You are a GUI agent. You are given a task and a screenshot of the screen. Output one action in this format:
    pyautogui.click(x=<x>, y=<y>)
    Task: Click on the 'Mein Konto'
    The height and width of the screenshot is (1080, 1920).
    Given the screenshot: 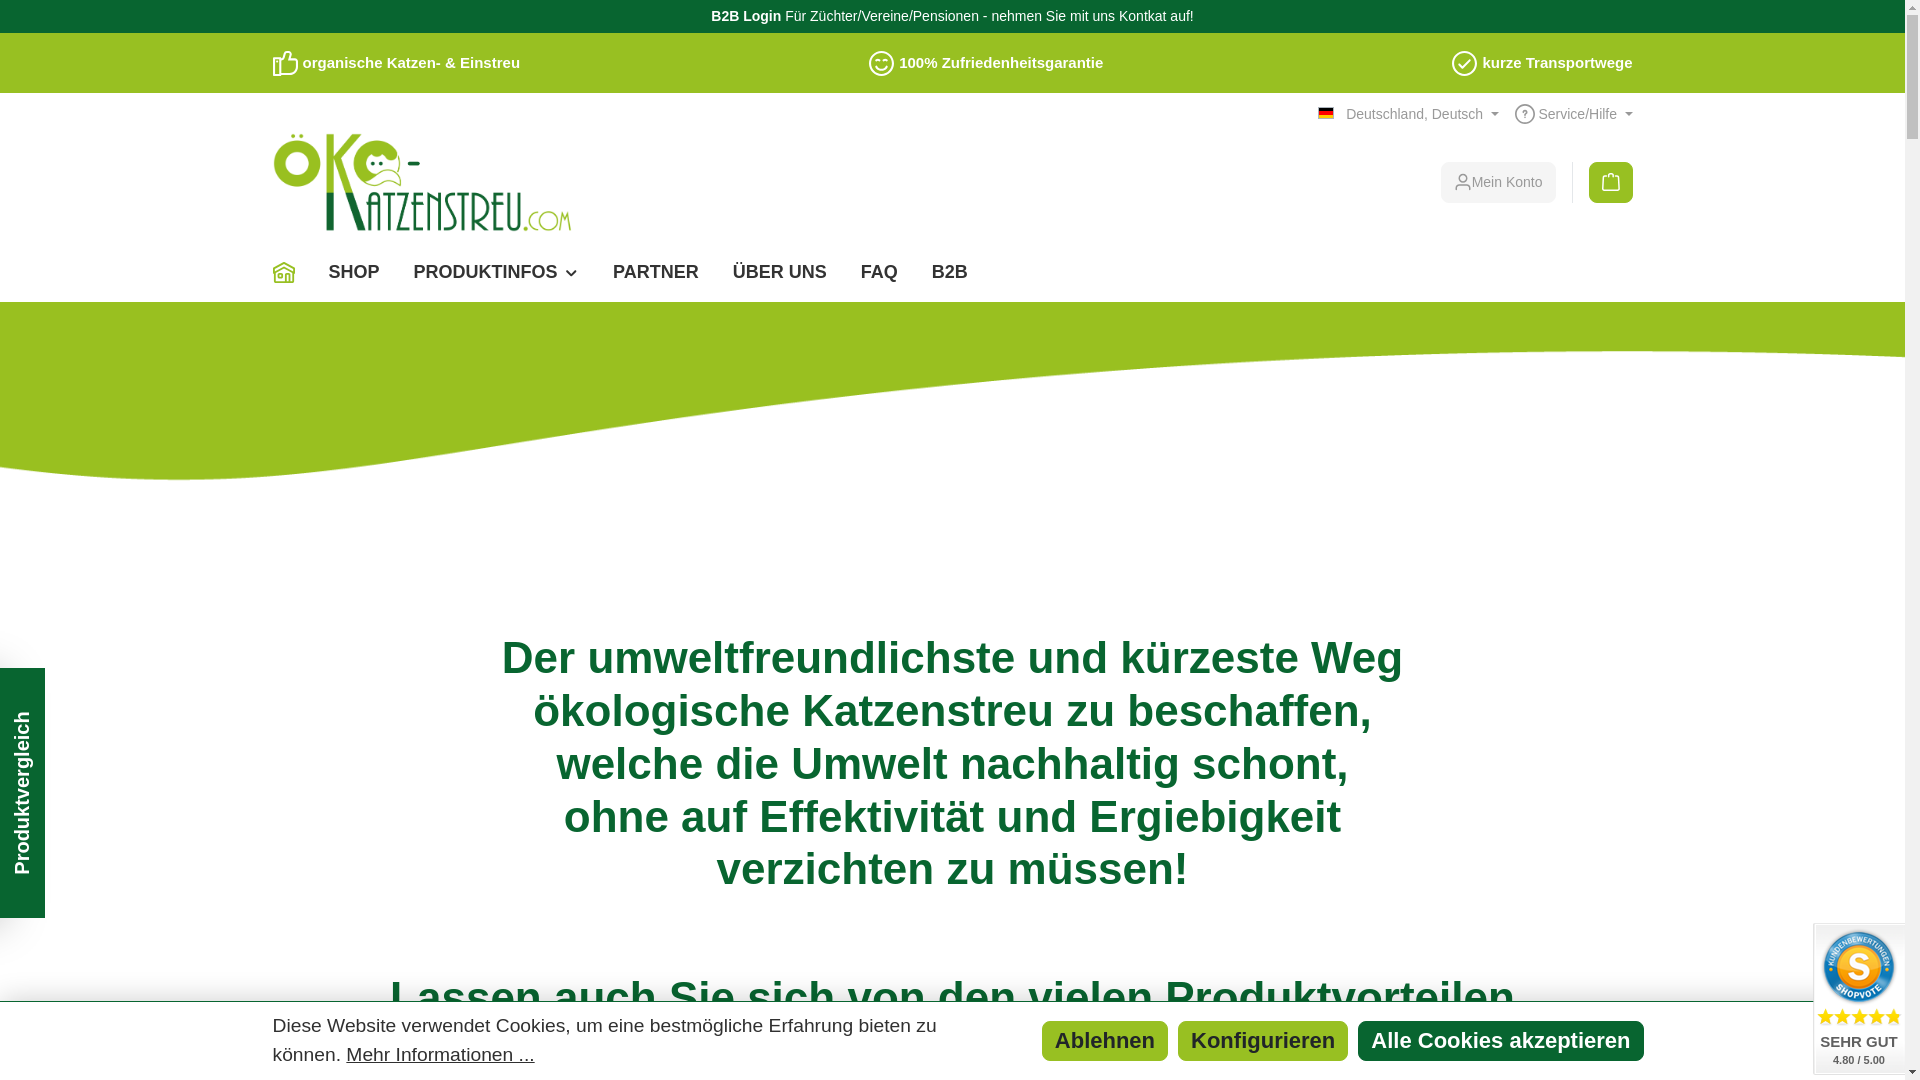 What is the action you would take?
    pyautogui.click(x=1498, y=182)
    